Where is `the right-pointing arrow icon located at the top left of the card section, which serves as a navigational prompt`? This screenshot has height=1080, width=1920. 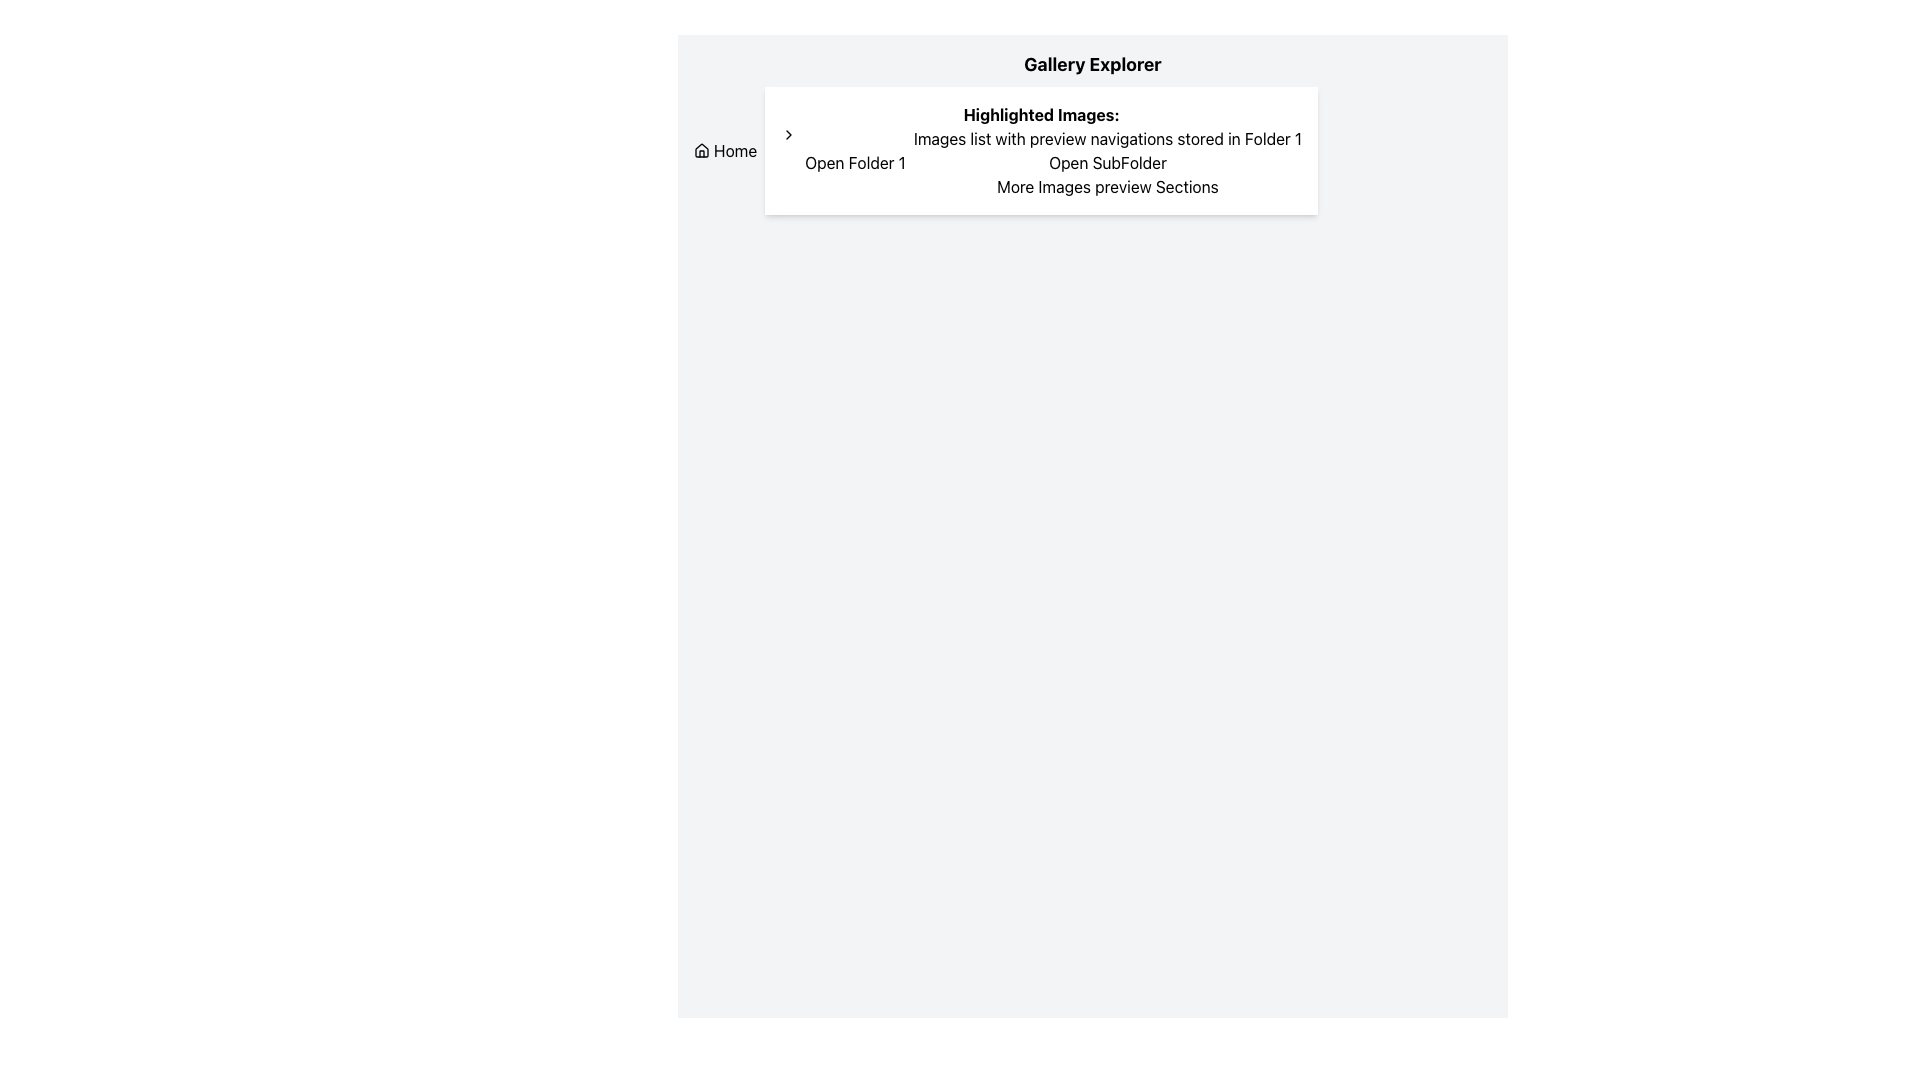
the right-pointing arrow icon located at the top left of the card section, which serves as a navigational prompt is located at coordinates (788, 135).